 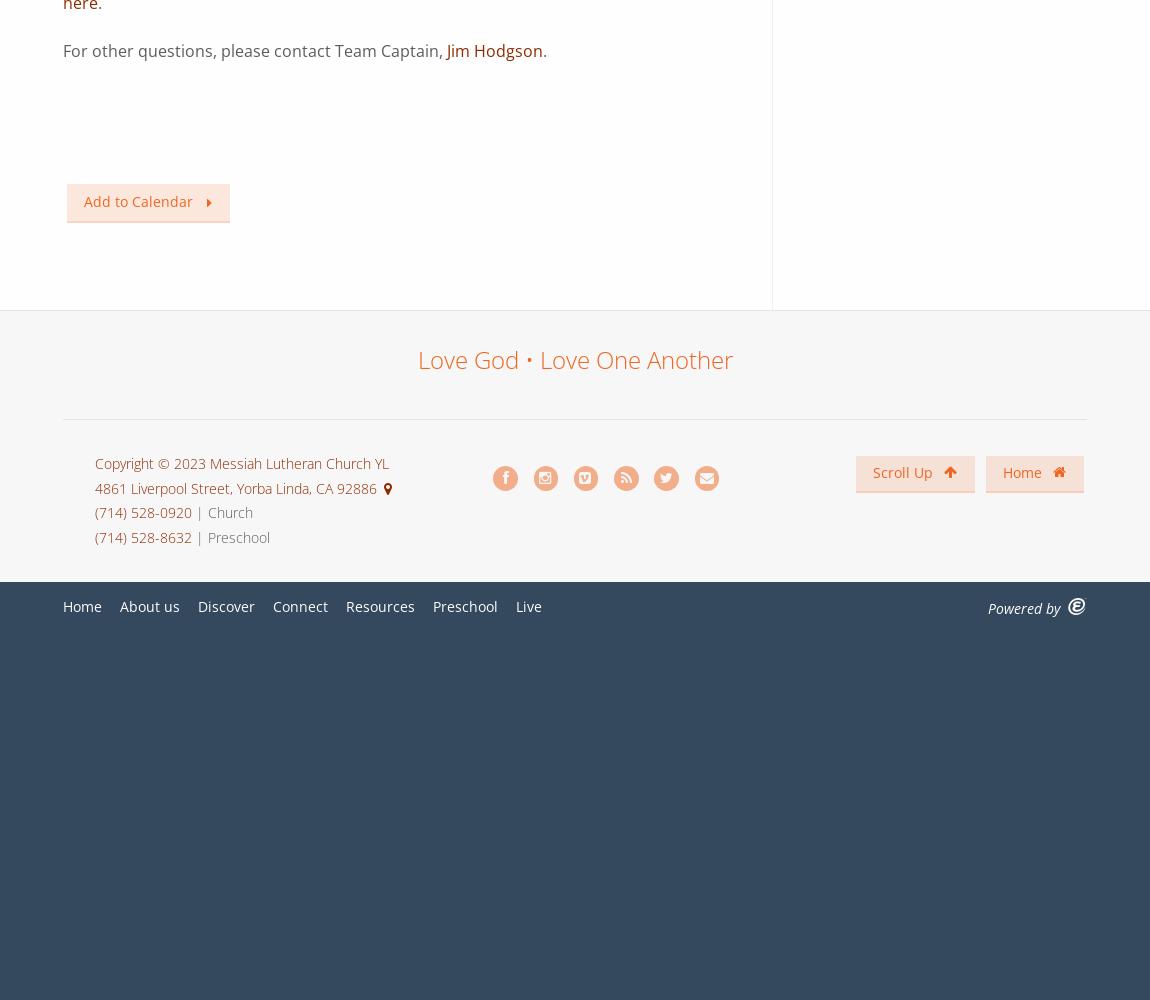 What do you see at coordinates (574, 358) in the screenshot?
I see `'Love God • Love One Another'` at bounding box center [574, 358].